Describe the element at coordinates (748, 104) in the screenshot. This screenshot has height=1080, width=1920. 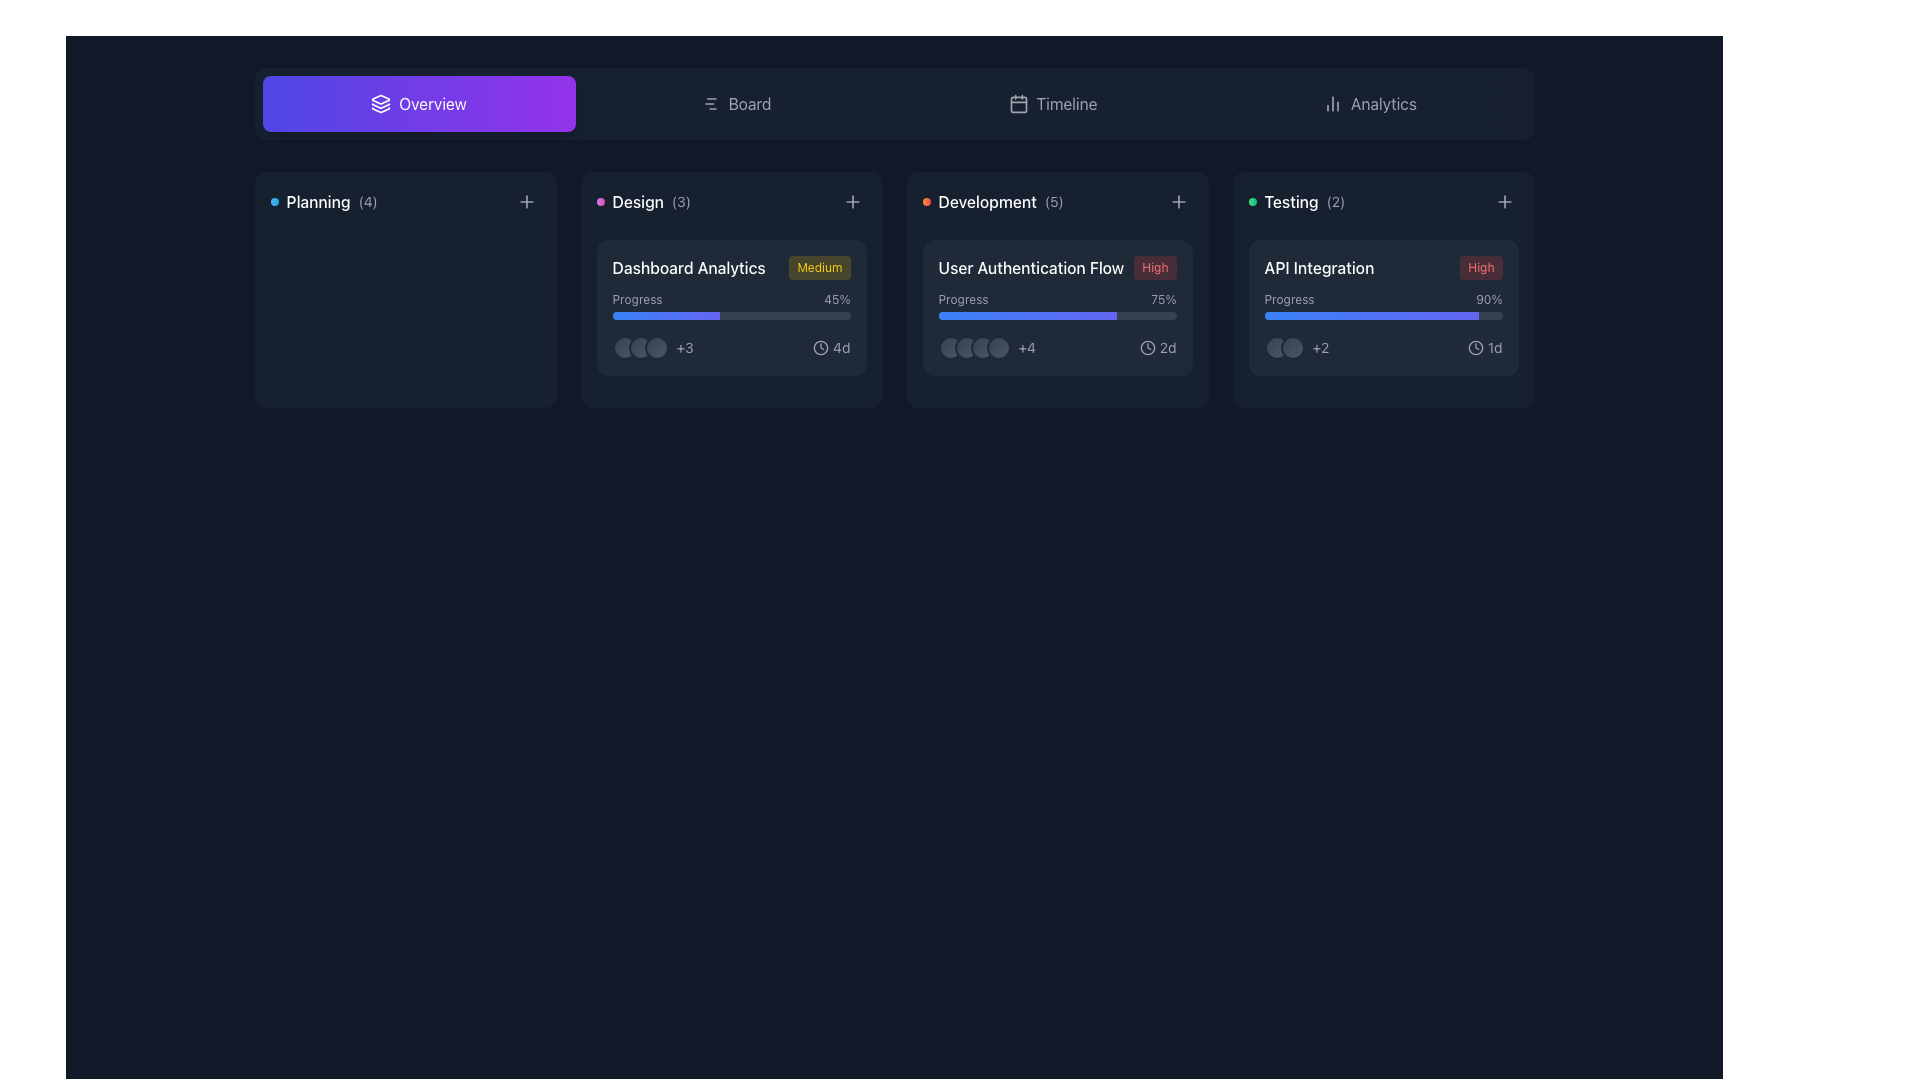
I see `the 'Board' text label in the navigation menu` at that location.